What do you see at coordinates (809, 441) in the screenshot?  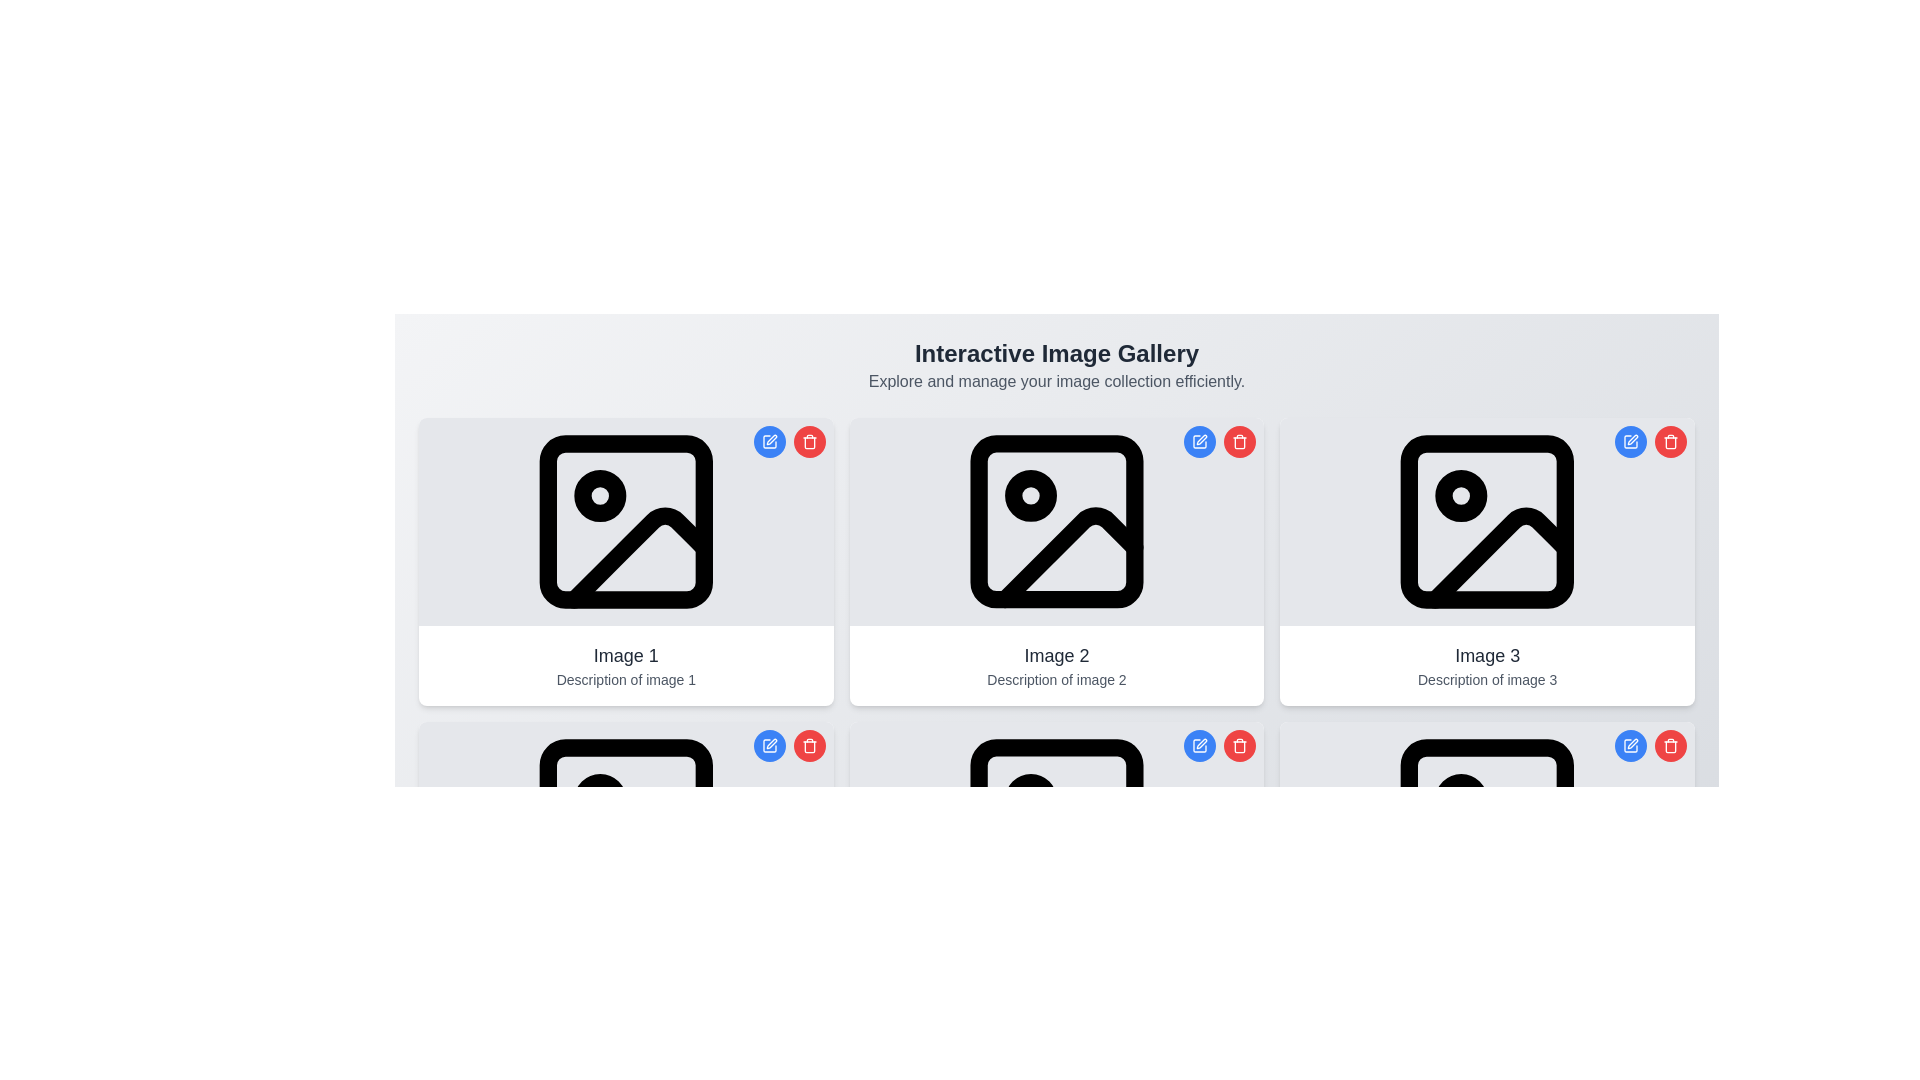 I see `the delete button (Trash can icon) located at the top-right of the card displaying 'Image 1' to initiate the delete action for the associated item` at bounding box center [809, 441].